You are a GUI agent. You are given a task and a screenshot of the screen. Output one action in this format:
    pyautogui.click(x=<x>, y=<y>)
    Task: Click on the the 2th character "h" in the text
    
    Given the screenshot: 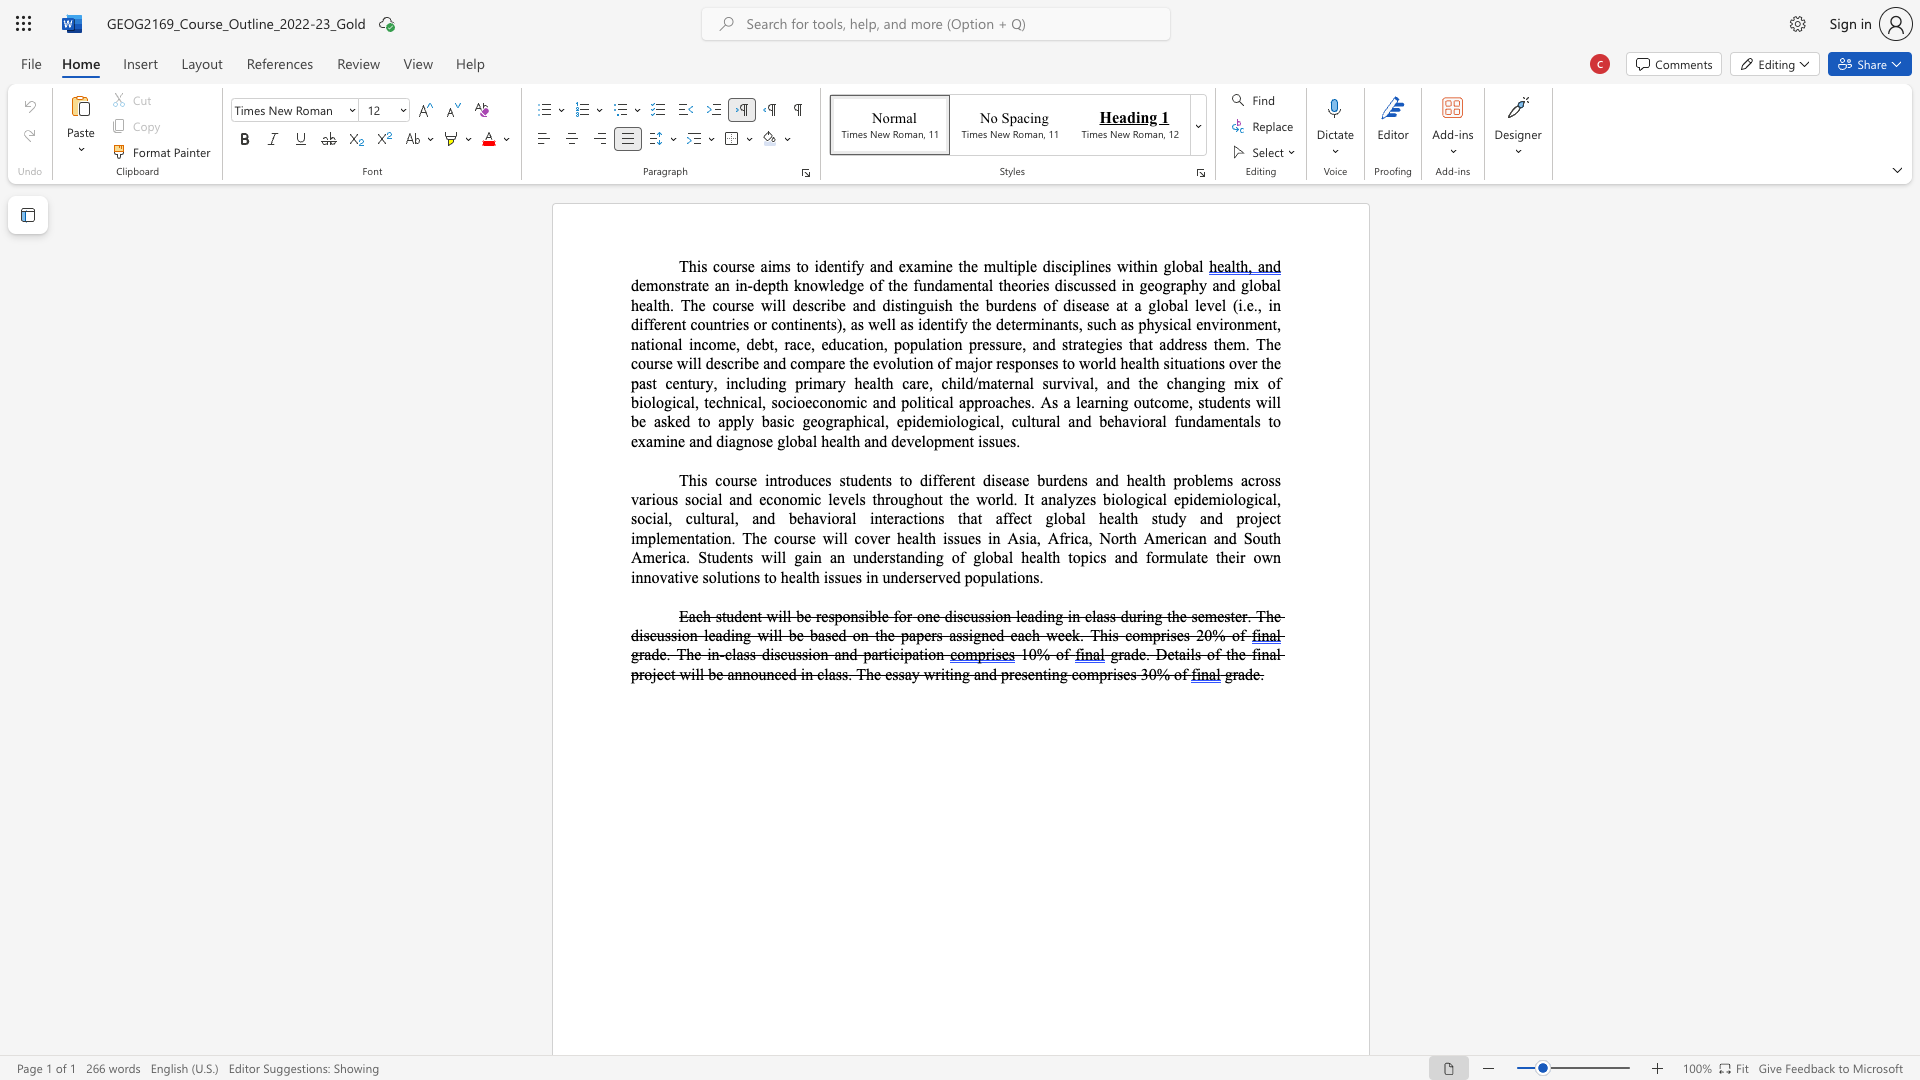 What is the action you would take?
    pyautogui.click(x=1055, y=557)
    